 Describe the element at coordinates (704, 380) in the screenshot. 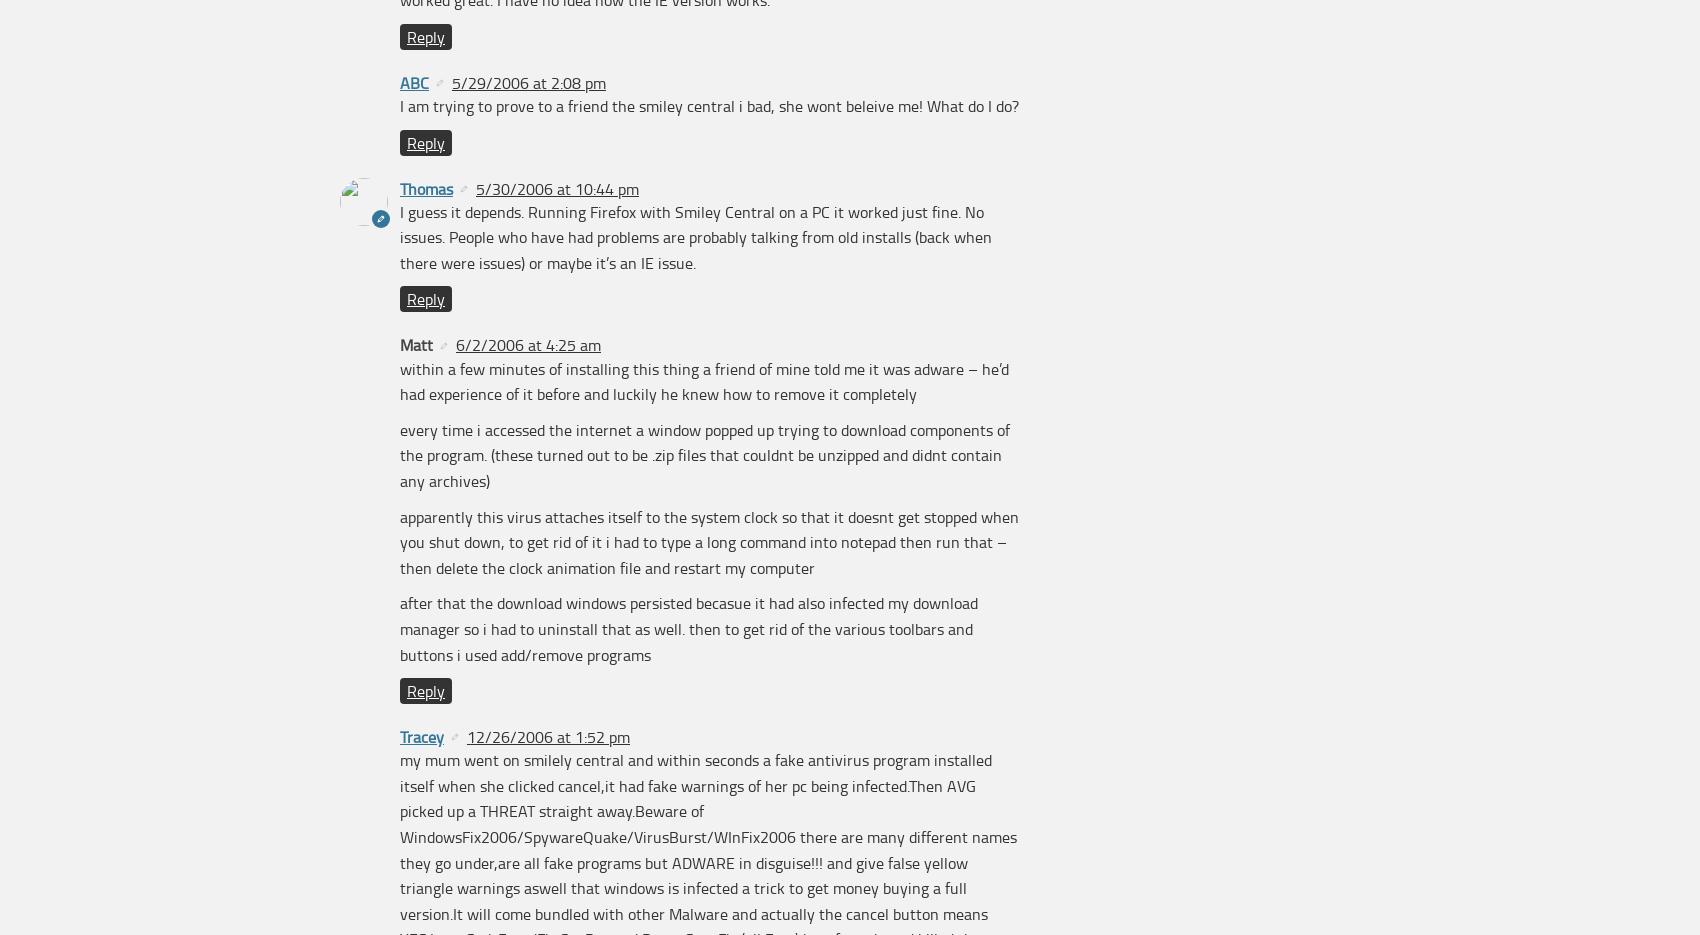

I see `'within a few minutes of installing this thing a friend of mine told me it was adware – he’d had experience of it before and luckily he knew how to remove it completely'` at that location.